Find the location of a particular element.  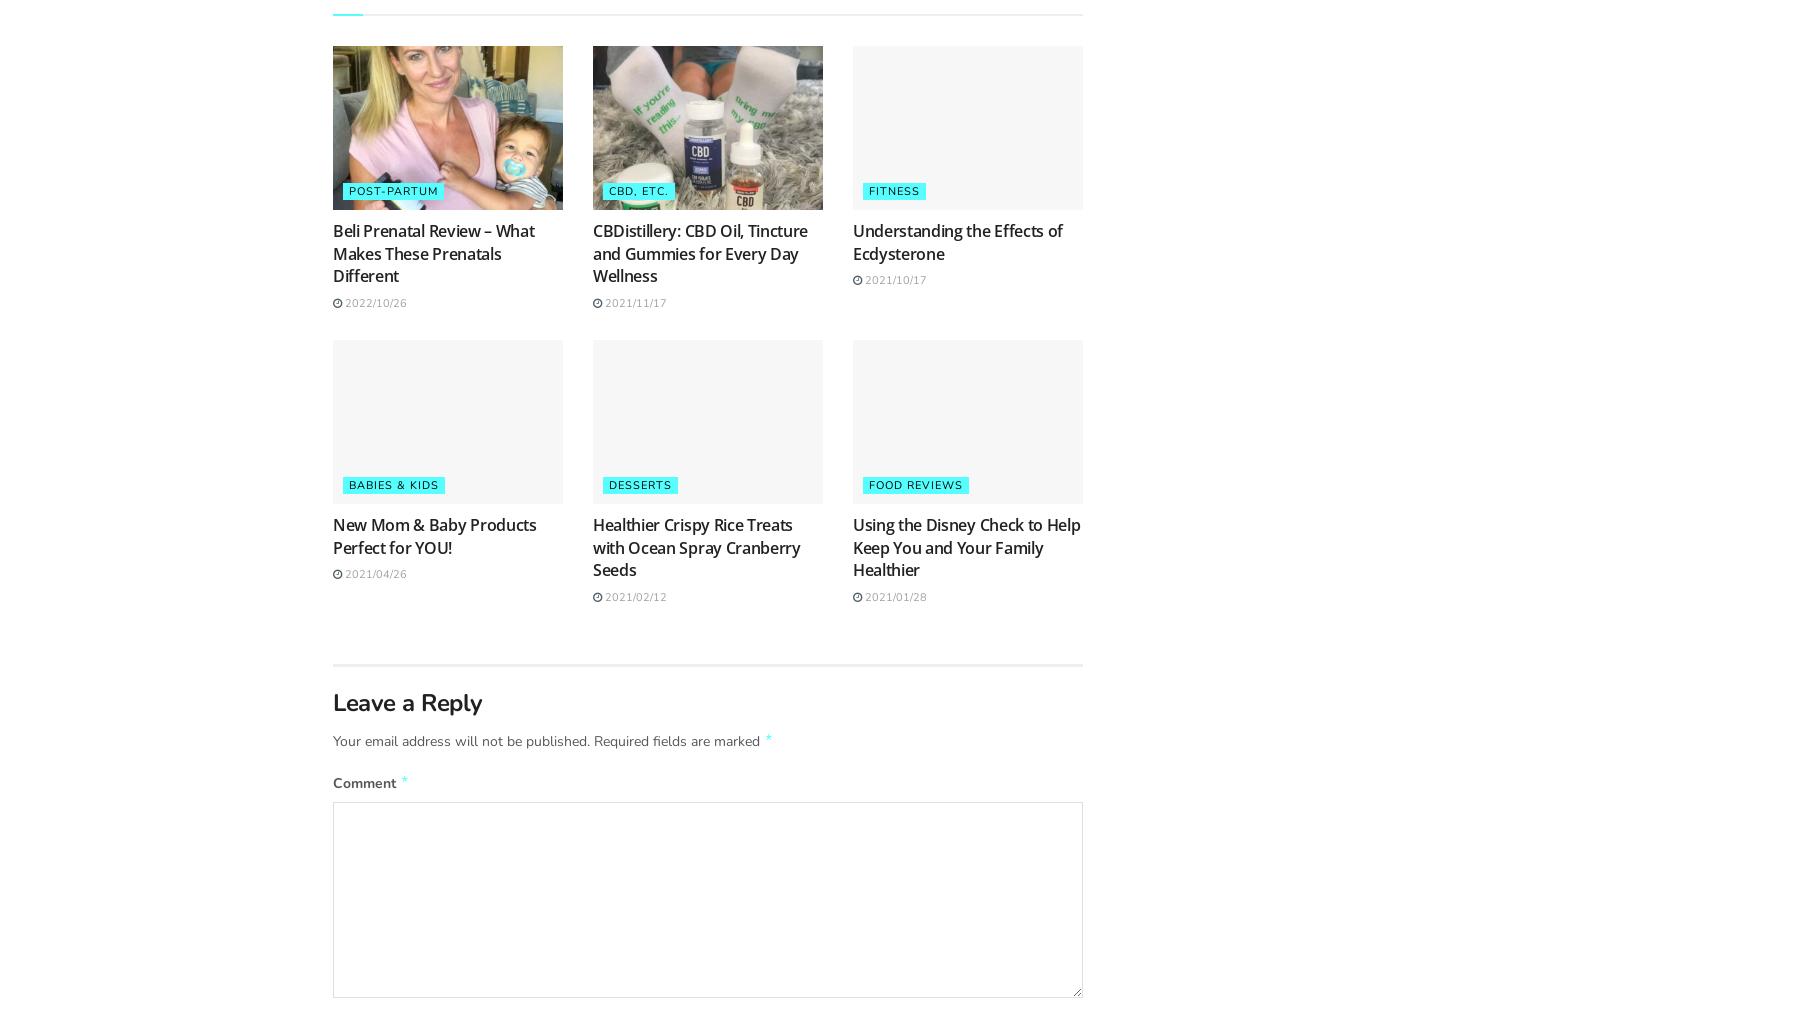

'New Mom & Baby Products Perfect for YOU!' is located at coordinates (433, 534).